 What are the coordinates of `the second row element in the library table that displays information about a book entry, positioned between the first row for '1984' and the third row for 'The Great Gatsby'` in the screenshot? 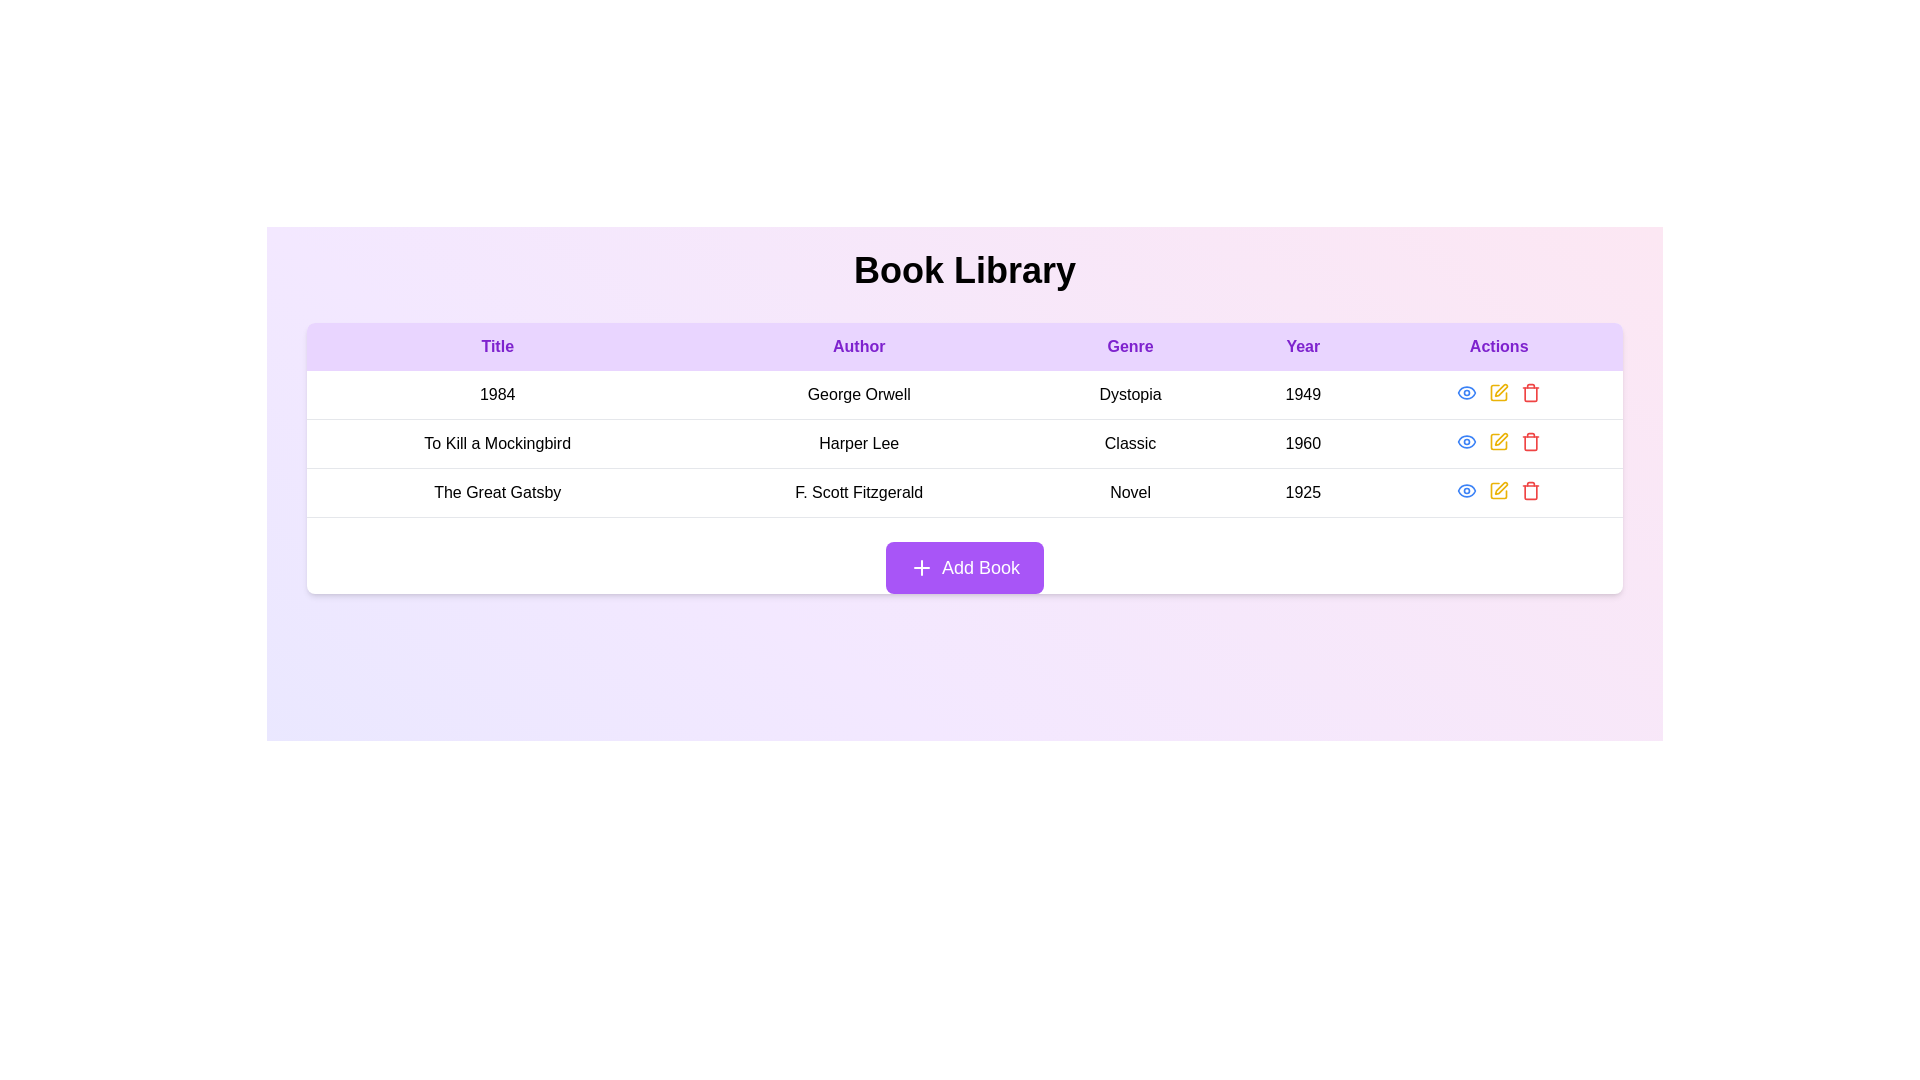 It's located at (964, 442).